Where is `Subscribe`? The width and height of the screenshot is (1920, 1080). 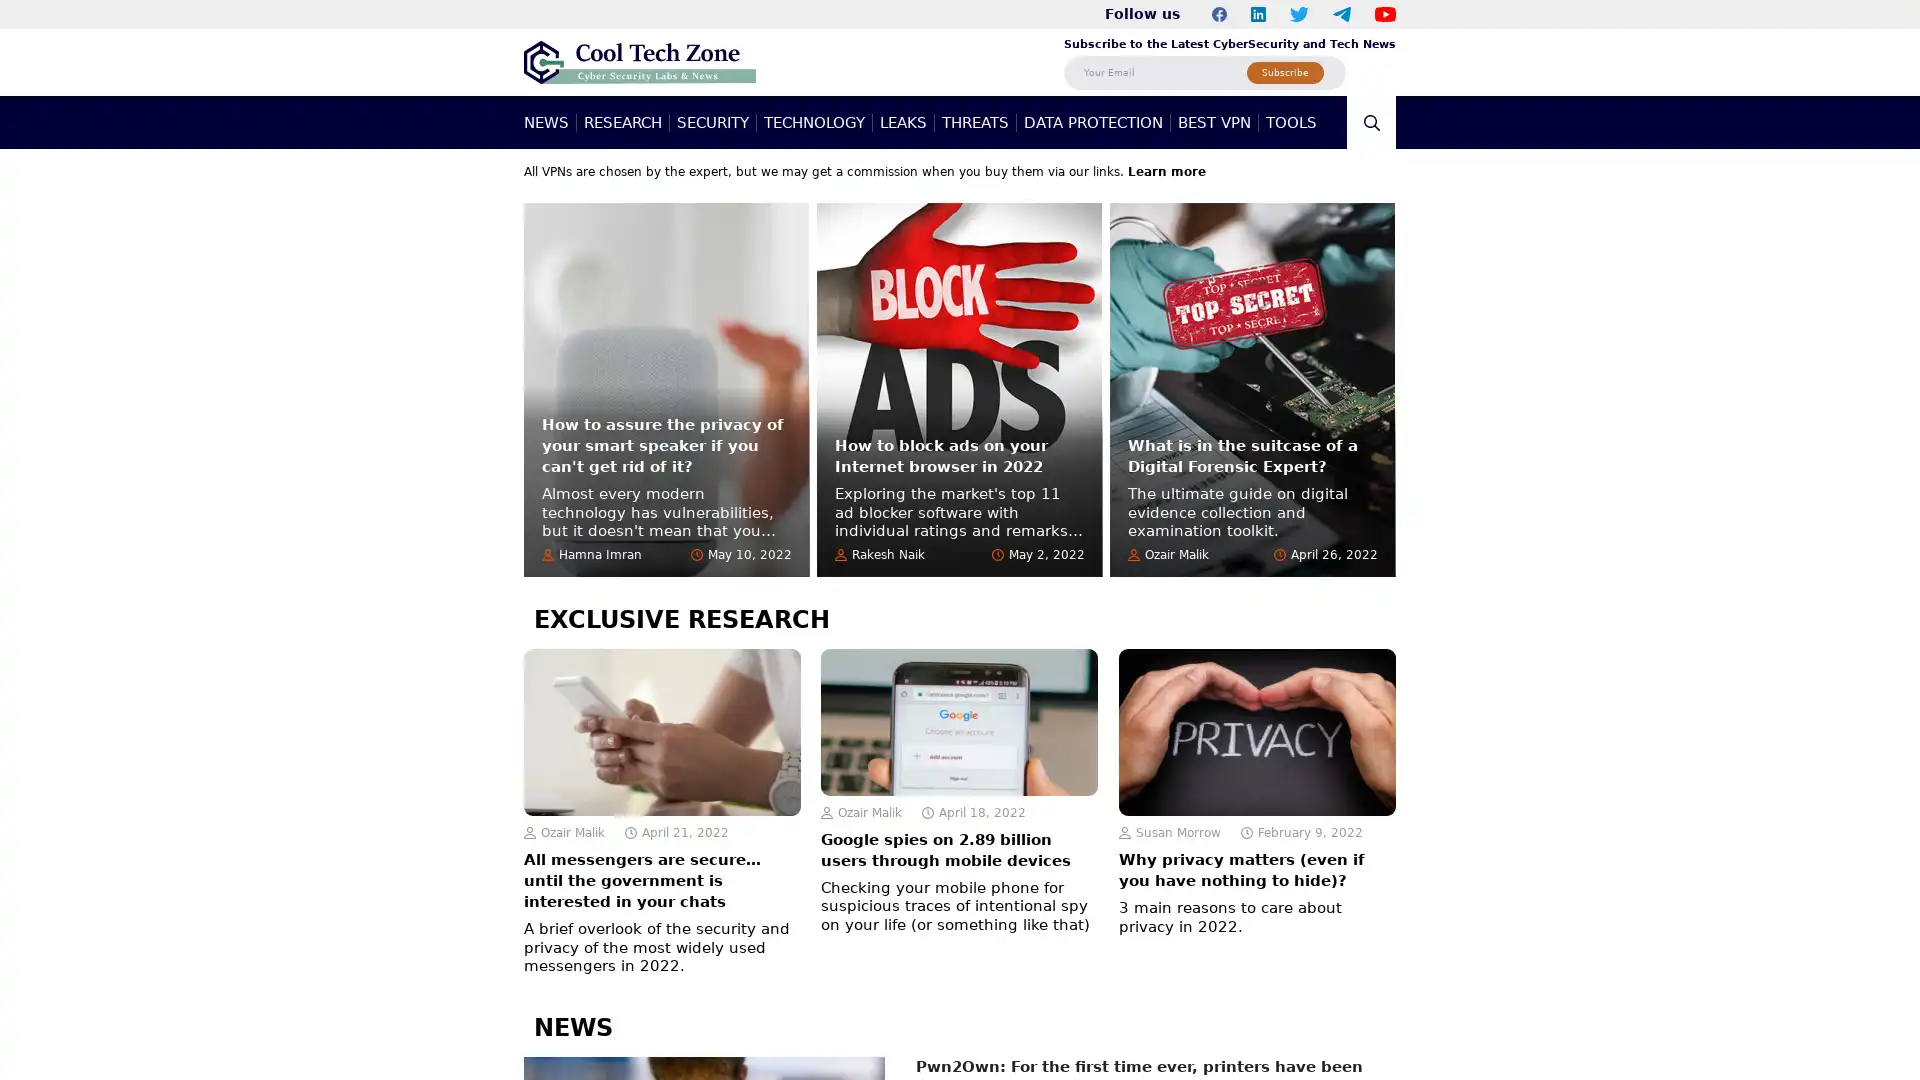
Subscribe is located at coordinates (1285, 71).